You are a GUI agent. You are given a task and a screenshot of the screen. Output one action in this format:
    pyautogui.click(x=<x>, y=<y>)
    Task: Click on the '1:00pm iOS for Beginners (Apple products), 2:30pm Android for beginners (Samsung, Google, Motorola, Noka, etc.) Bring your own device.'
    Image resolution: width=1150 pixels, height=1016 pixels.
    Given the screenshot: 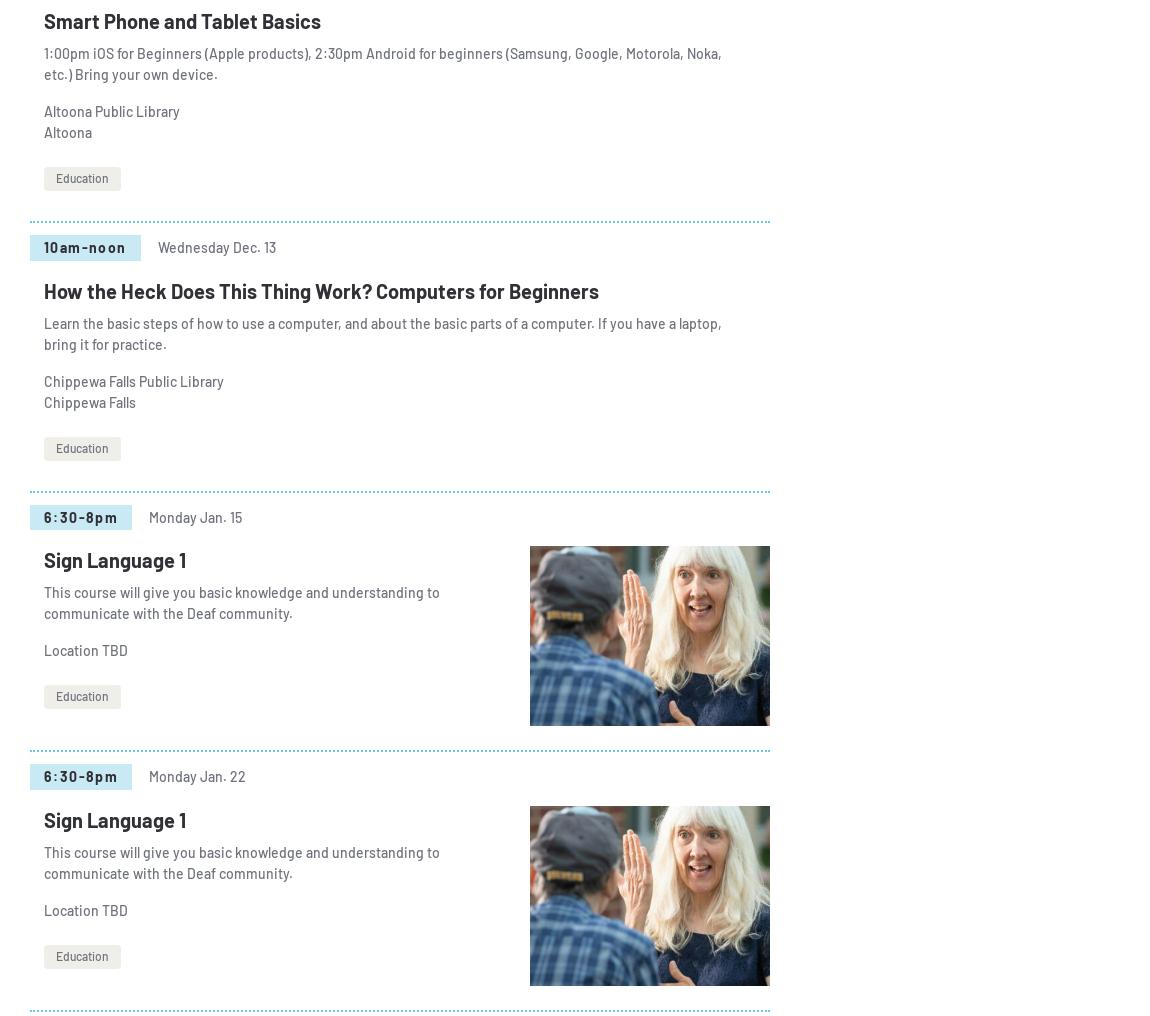 What is the action you would take?
    pyautogui.click(x=382, y=64)
    